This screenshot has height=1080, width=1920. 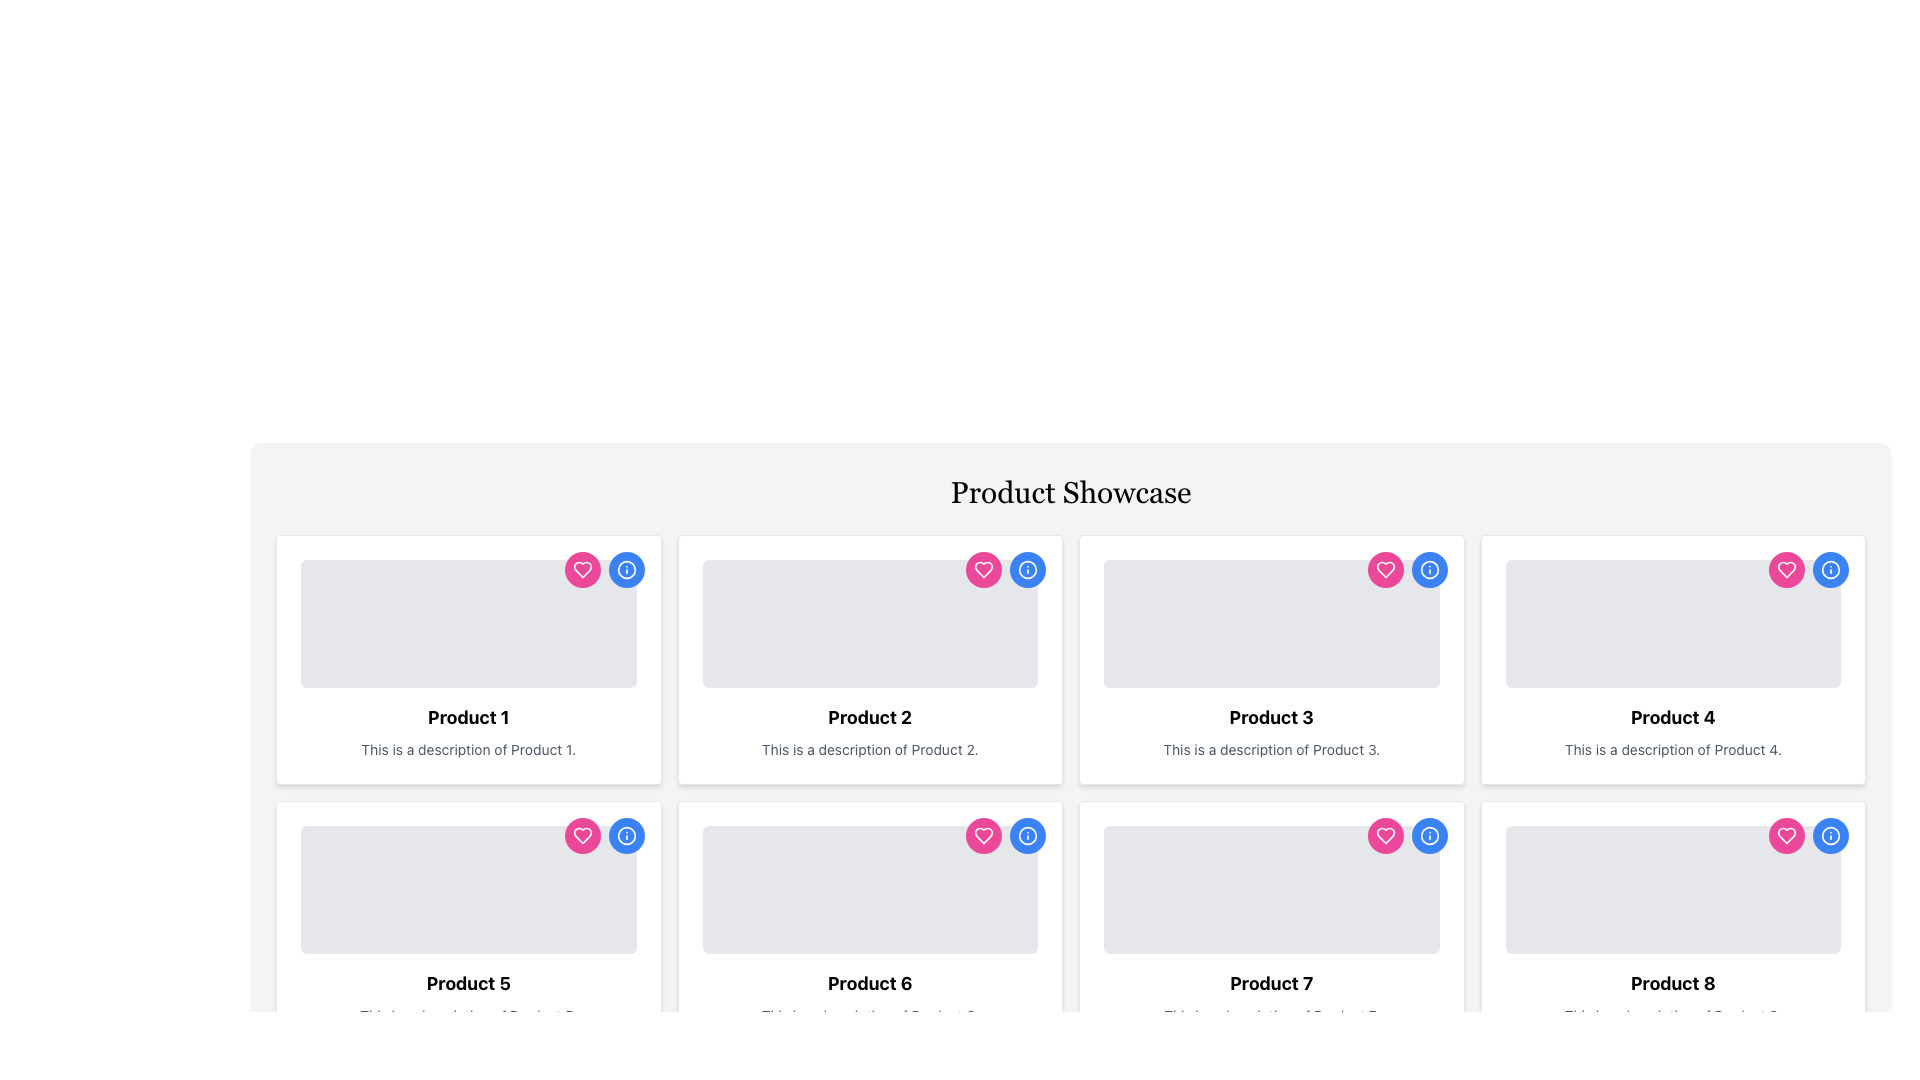 I want to click on the 'like' button located in the top-right corner of the fourth product card to express a preference for the associated product, so click(x=1786, y=570).